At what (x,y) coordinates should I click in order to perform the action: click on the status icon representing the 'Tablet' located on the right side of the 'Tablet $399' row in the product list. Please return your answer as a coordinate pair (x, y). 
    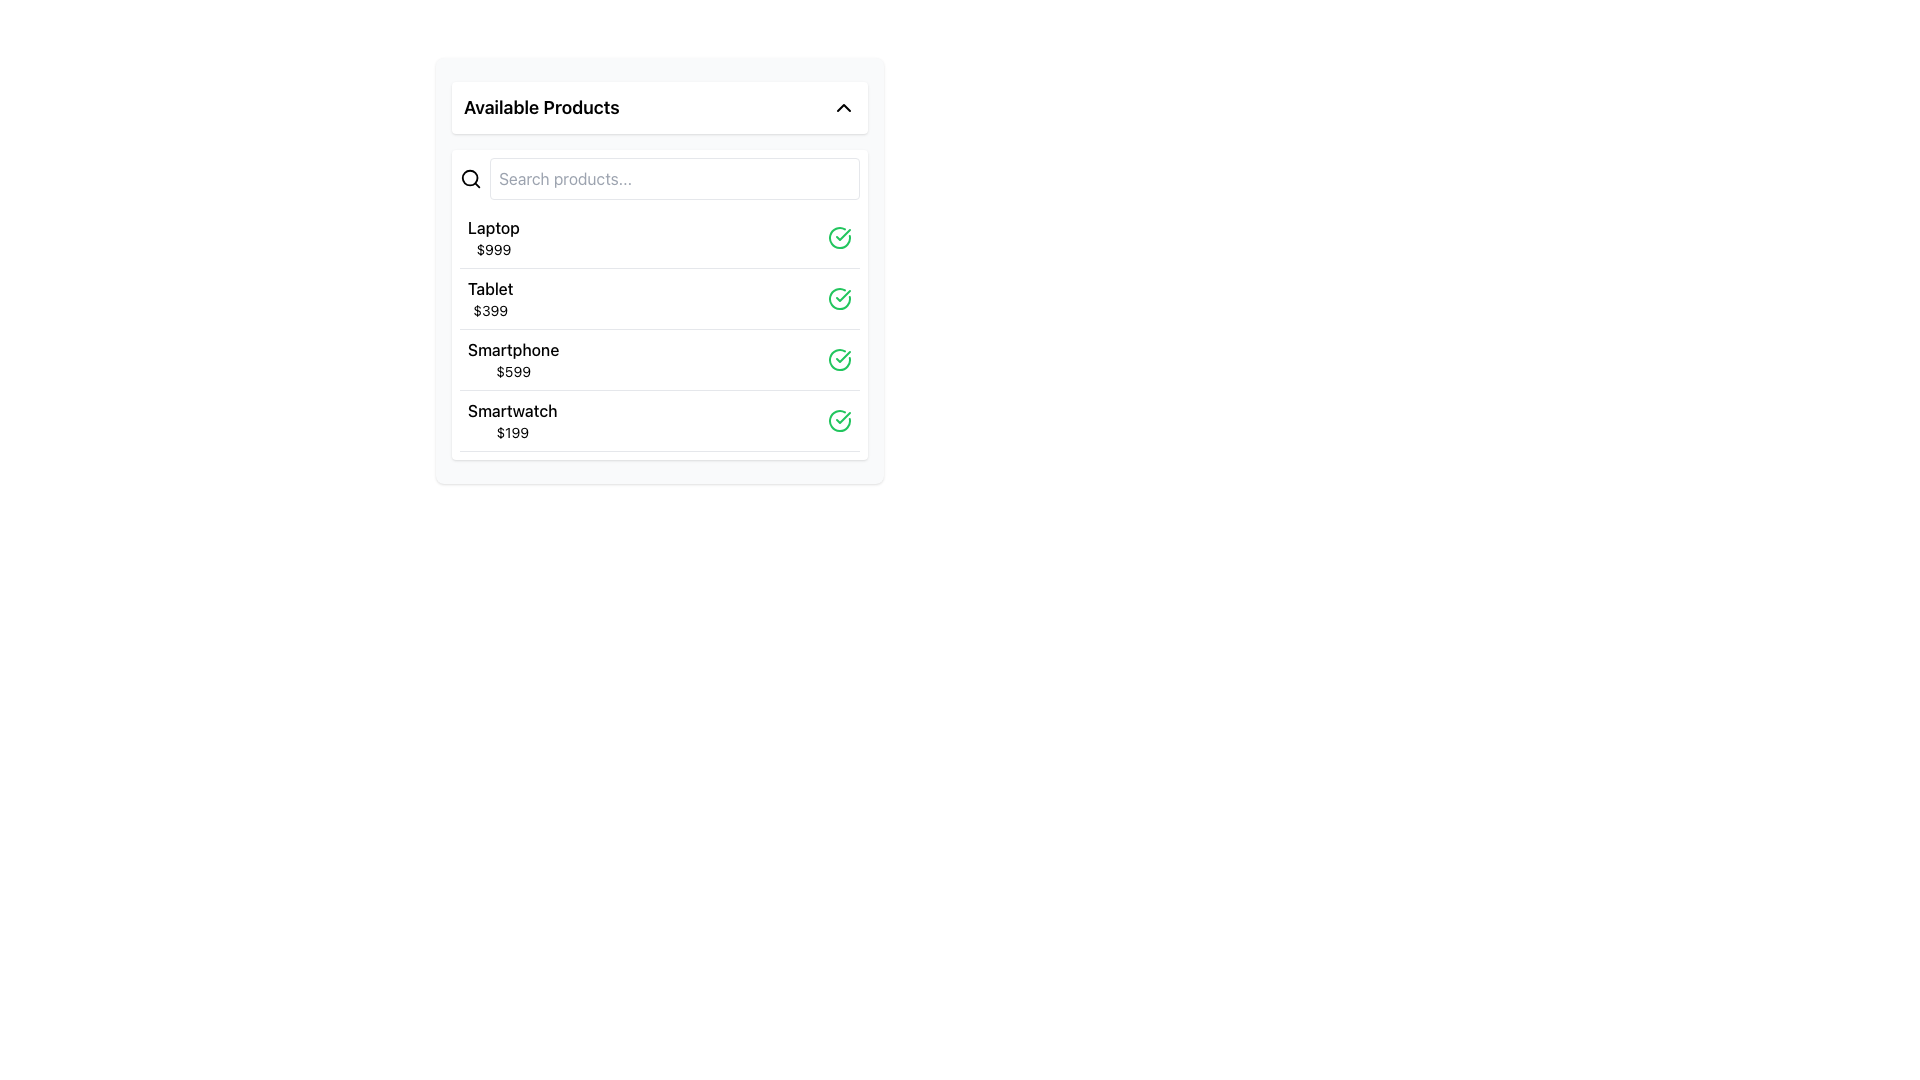
    Looking at the image, I should click on (840, 299).